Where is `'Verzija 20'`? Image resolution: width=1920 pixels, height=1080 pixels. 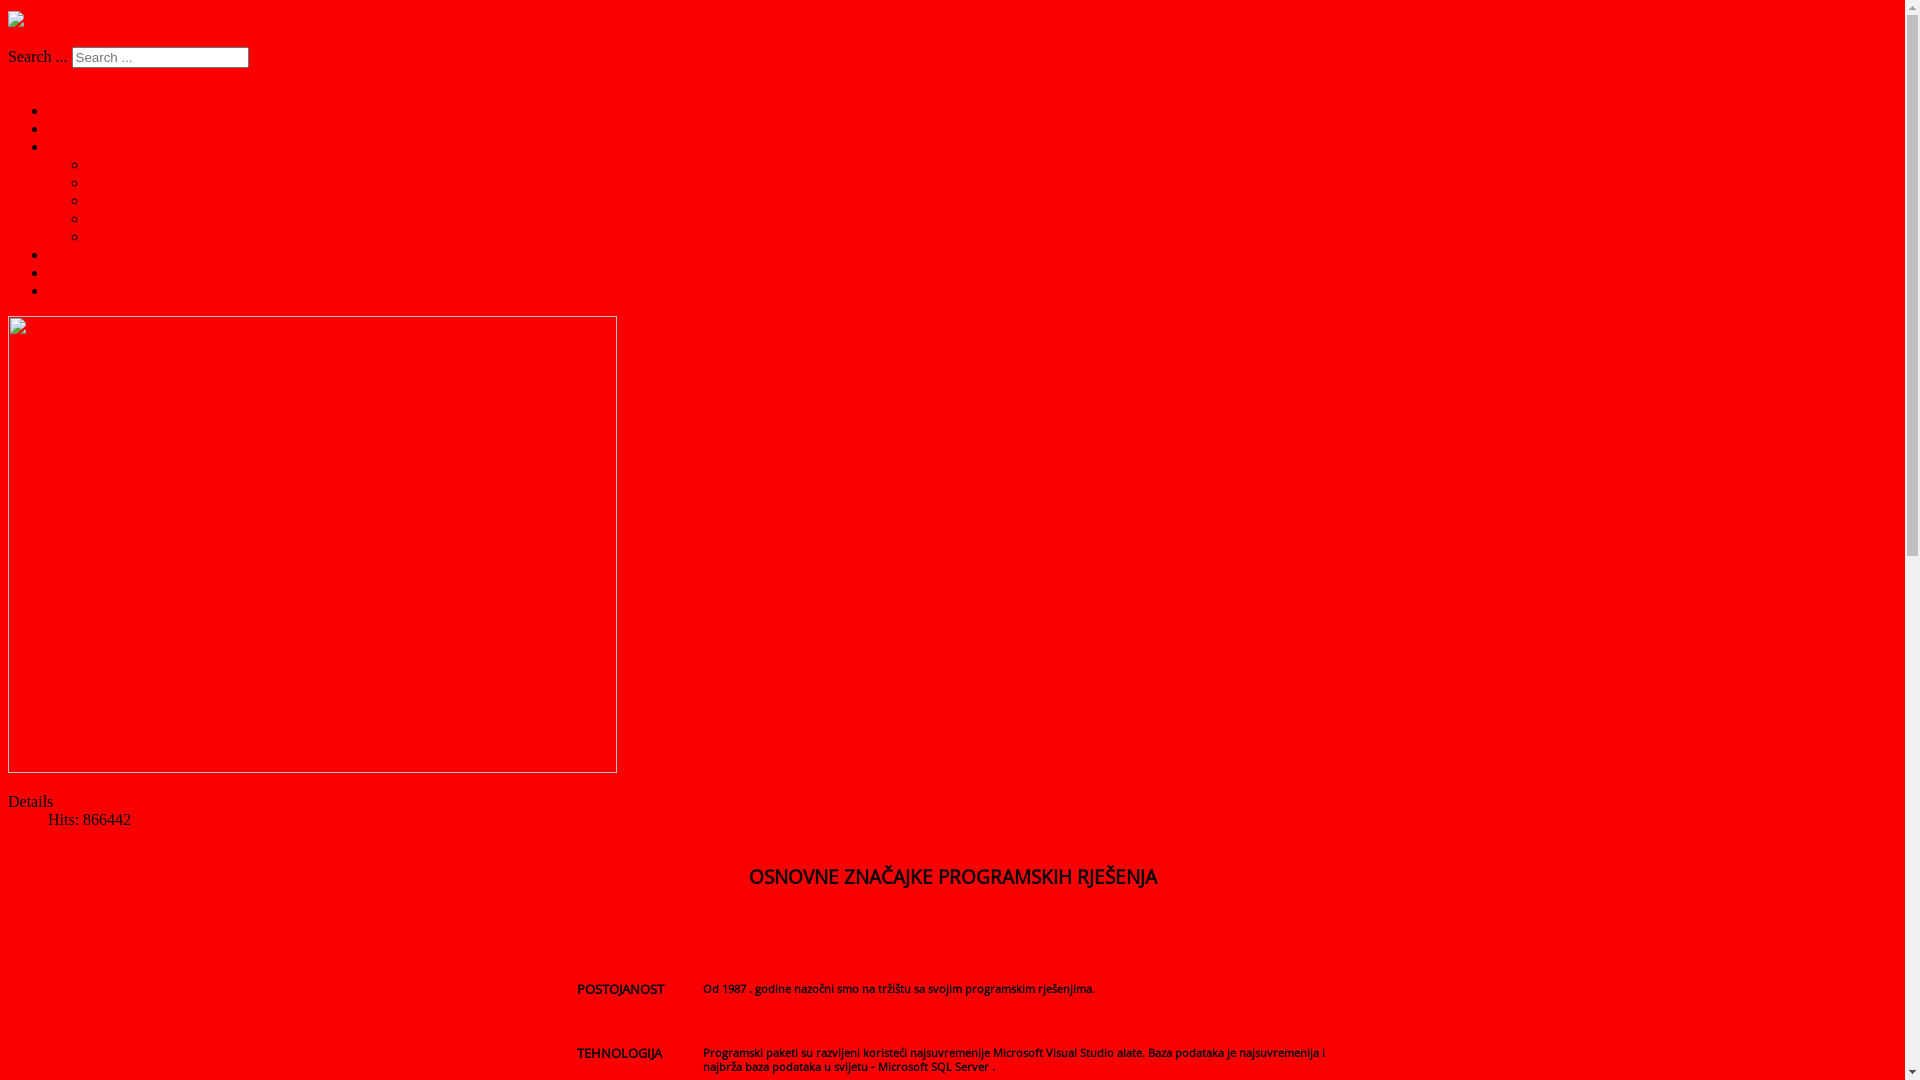 'Verzija 20' is located at coordinates (86, 218).